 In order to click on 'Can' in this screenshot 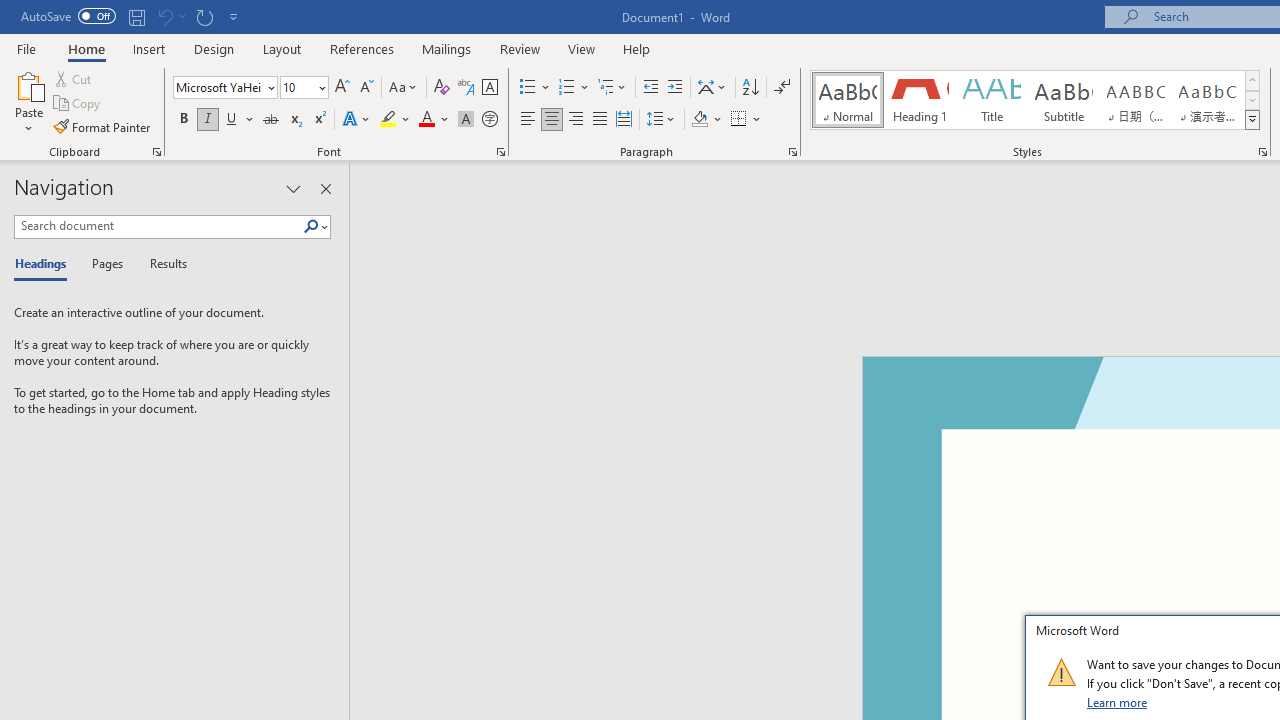, I will do `click(170, 16)`.